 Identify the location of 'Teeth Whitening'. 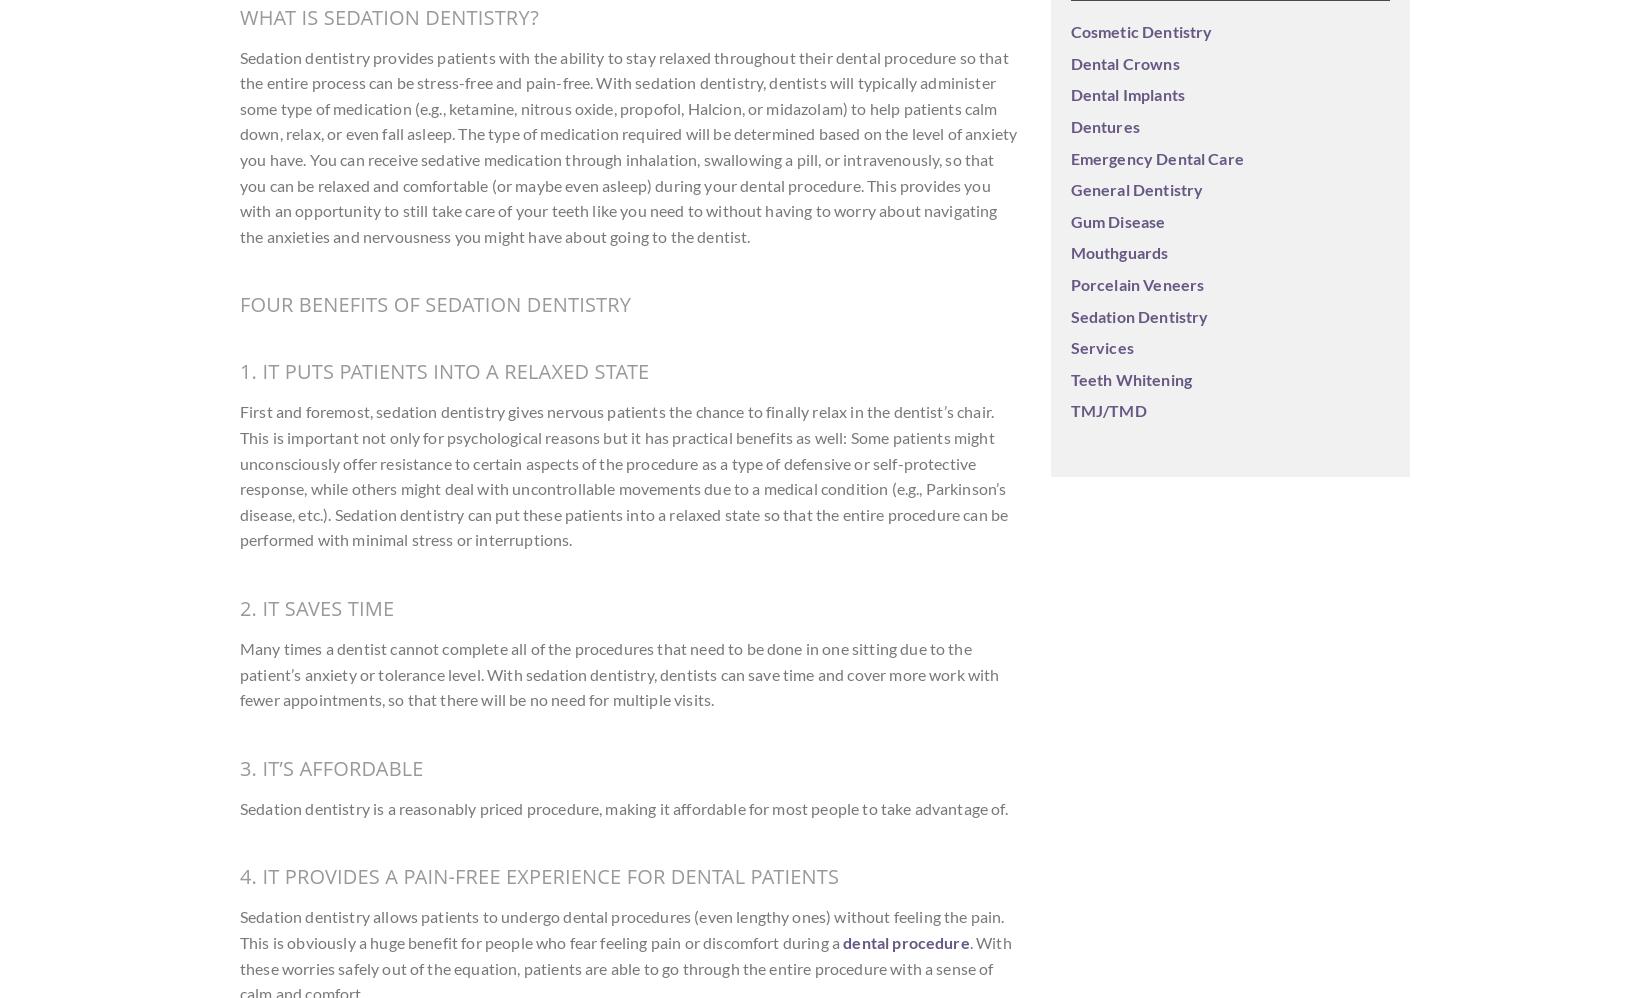
(1131, 377).